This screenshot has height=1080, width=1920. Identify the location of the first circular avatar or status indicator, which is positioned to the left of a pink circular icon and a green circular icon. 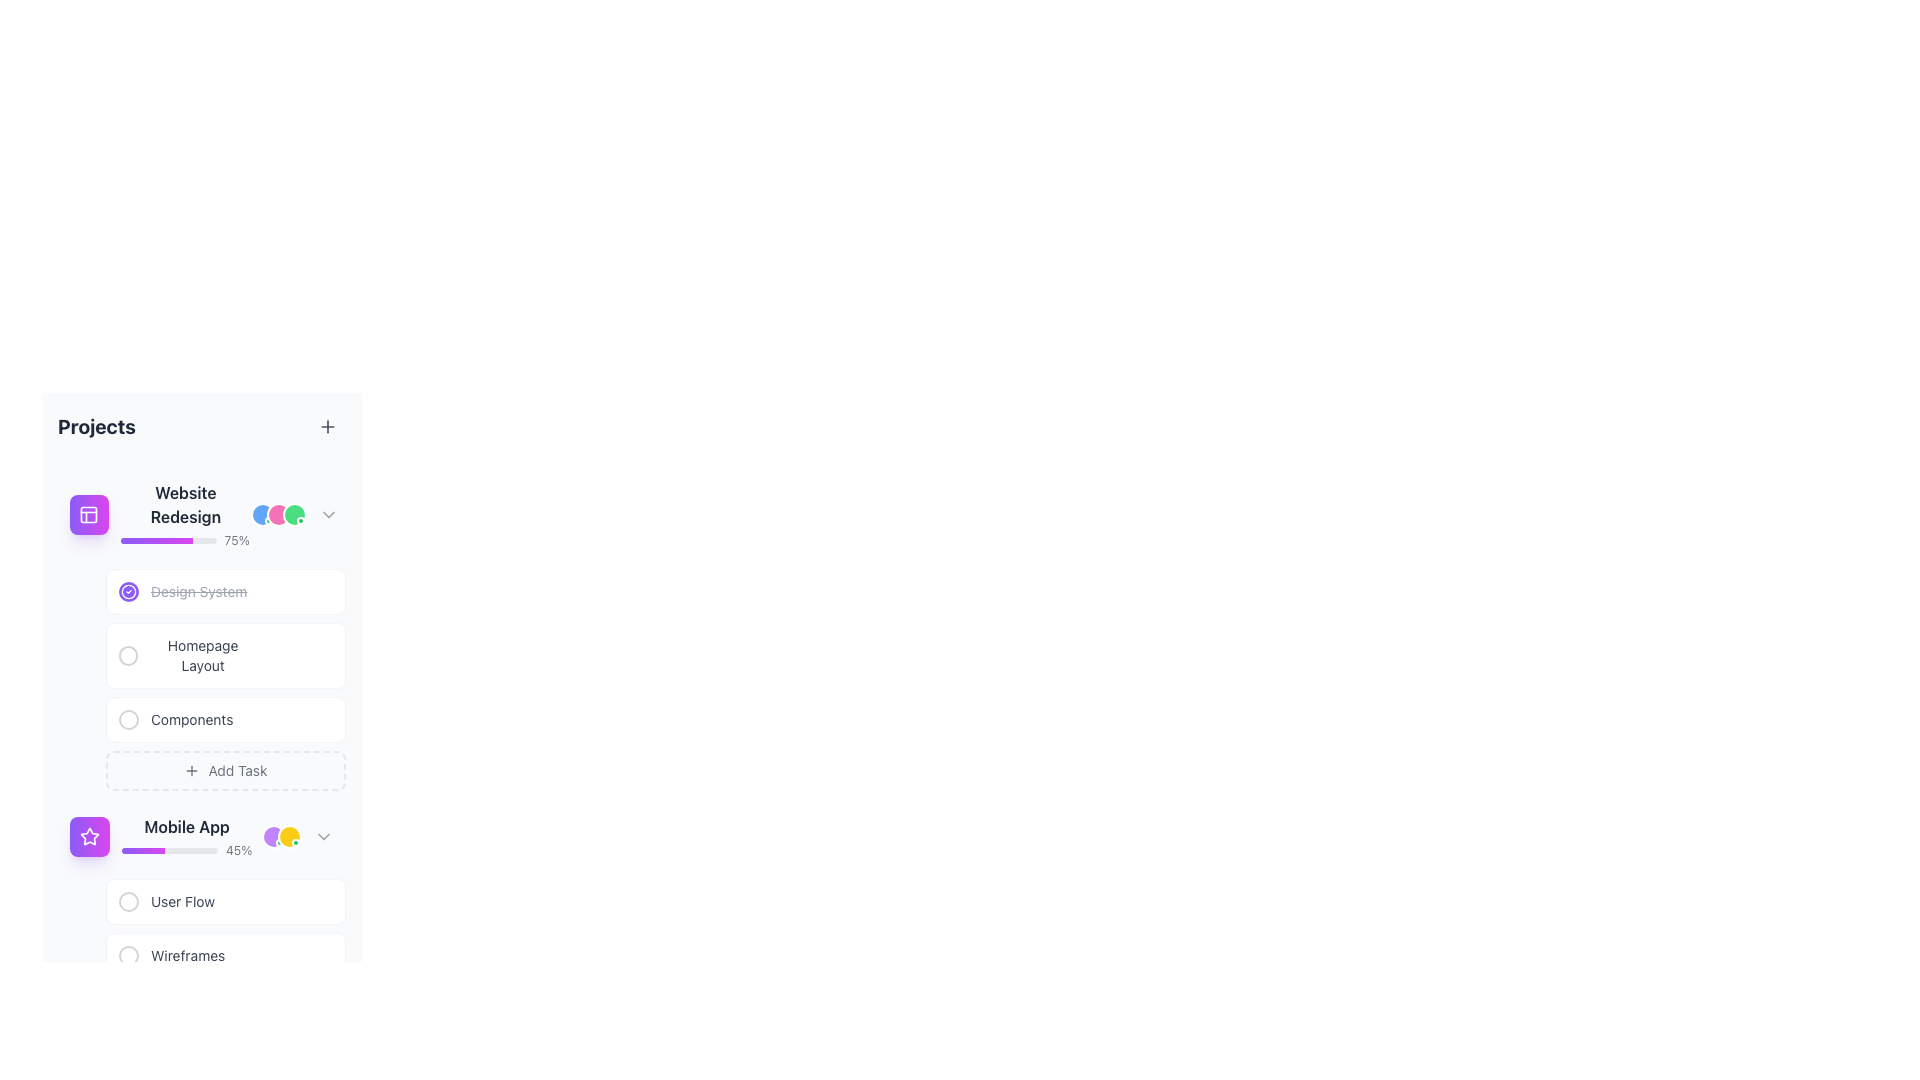
(262, 514).